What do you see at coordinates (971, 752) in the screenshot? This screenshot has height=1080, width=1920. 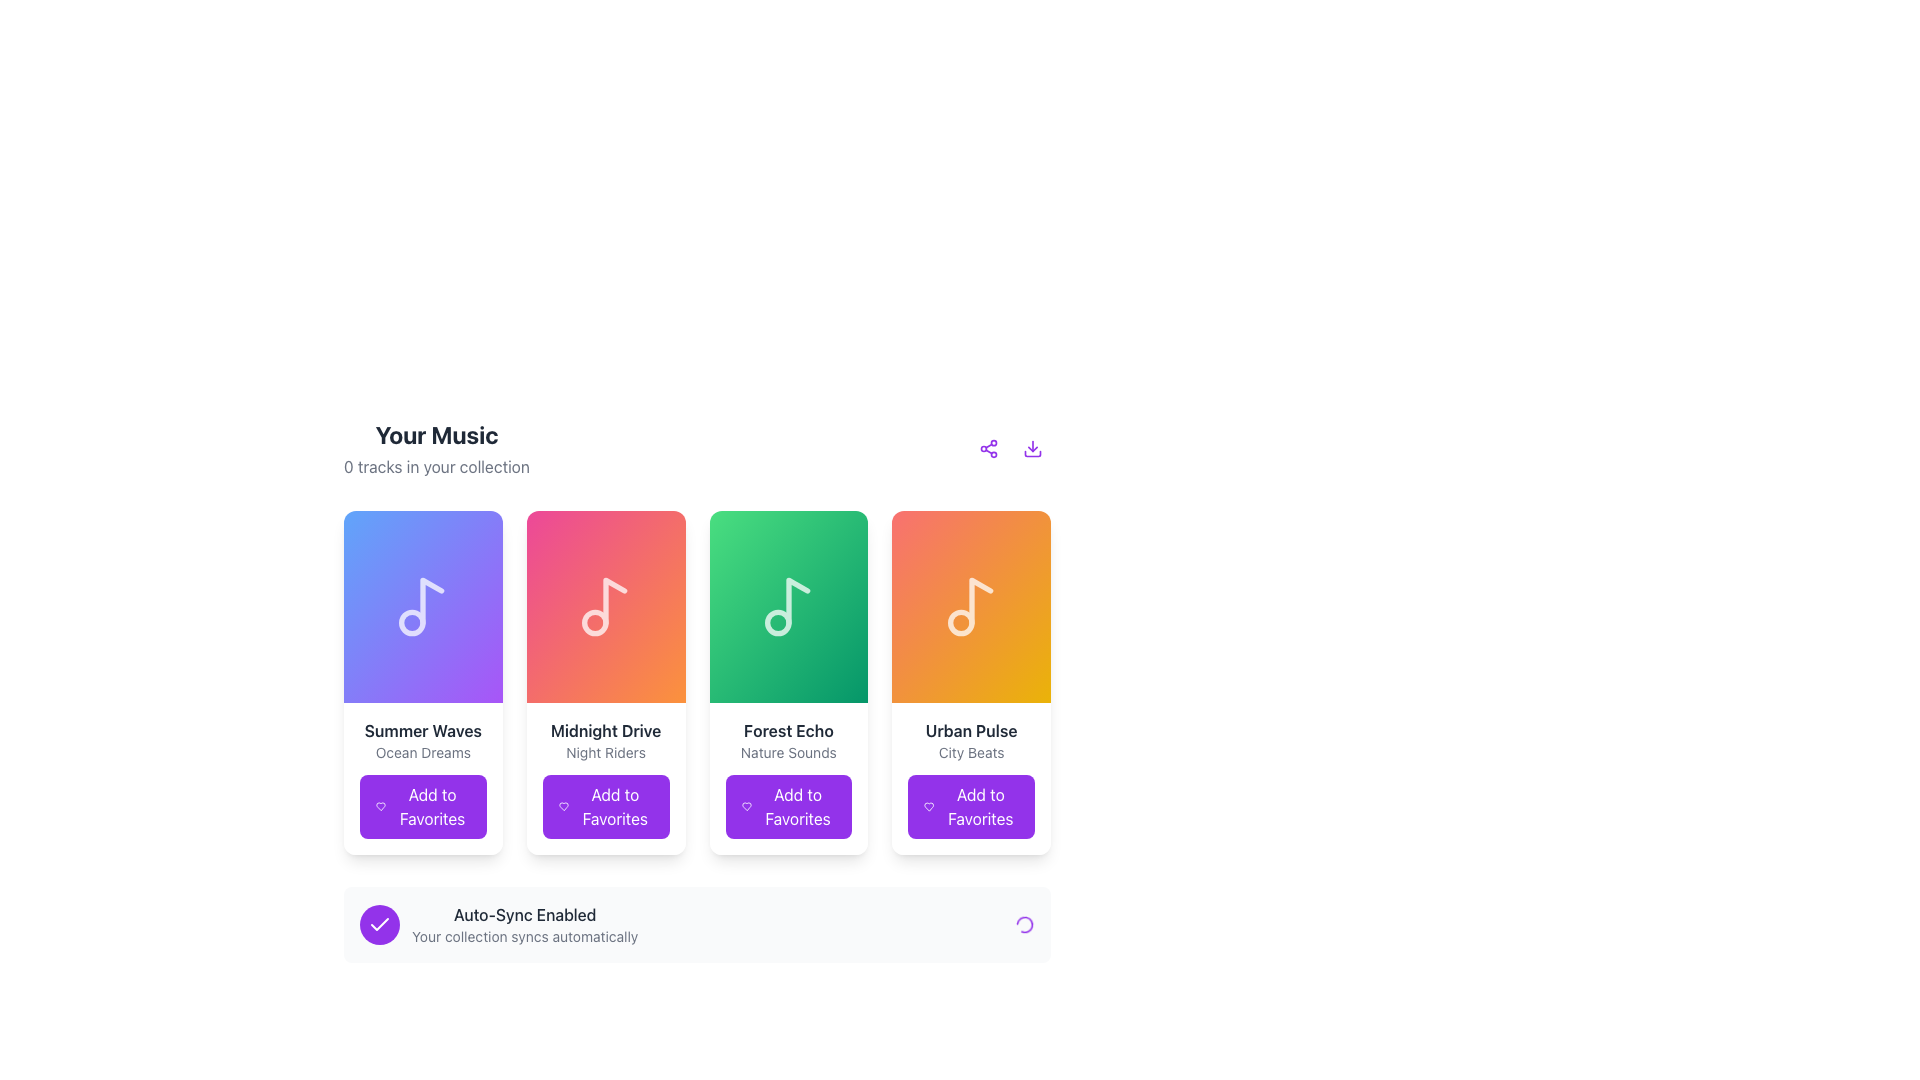 I see `the static text label reading 'City Beats', which is styled in gray and is positioned below 'Urban Pulse' within the card layout` at bounding box center [971, 752].